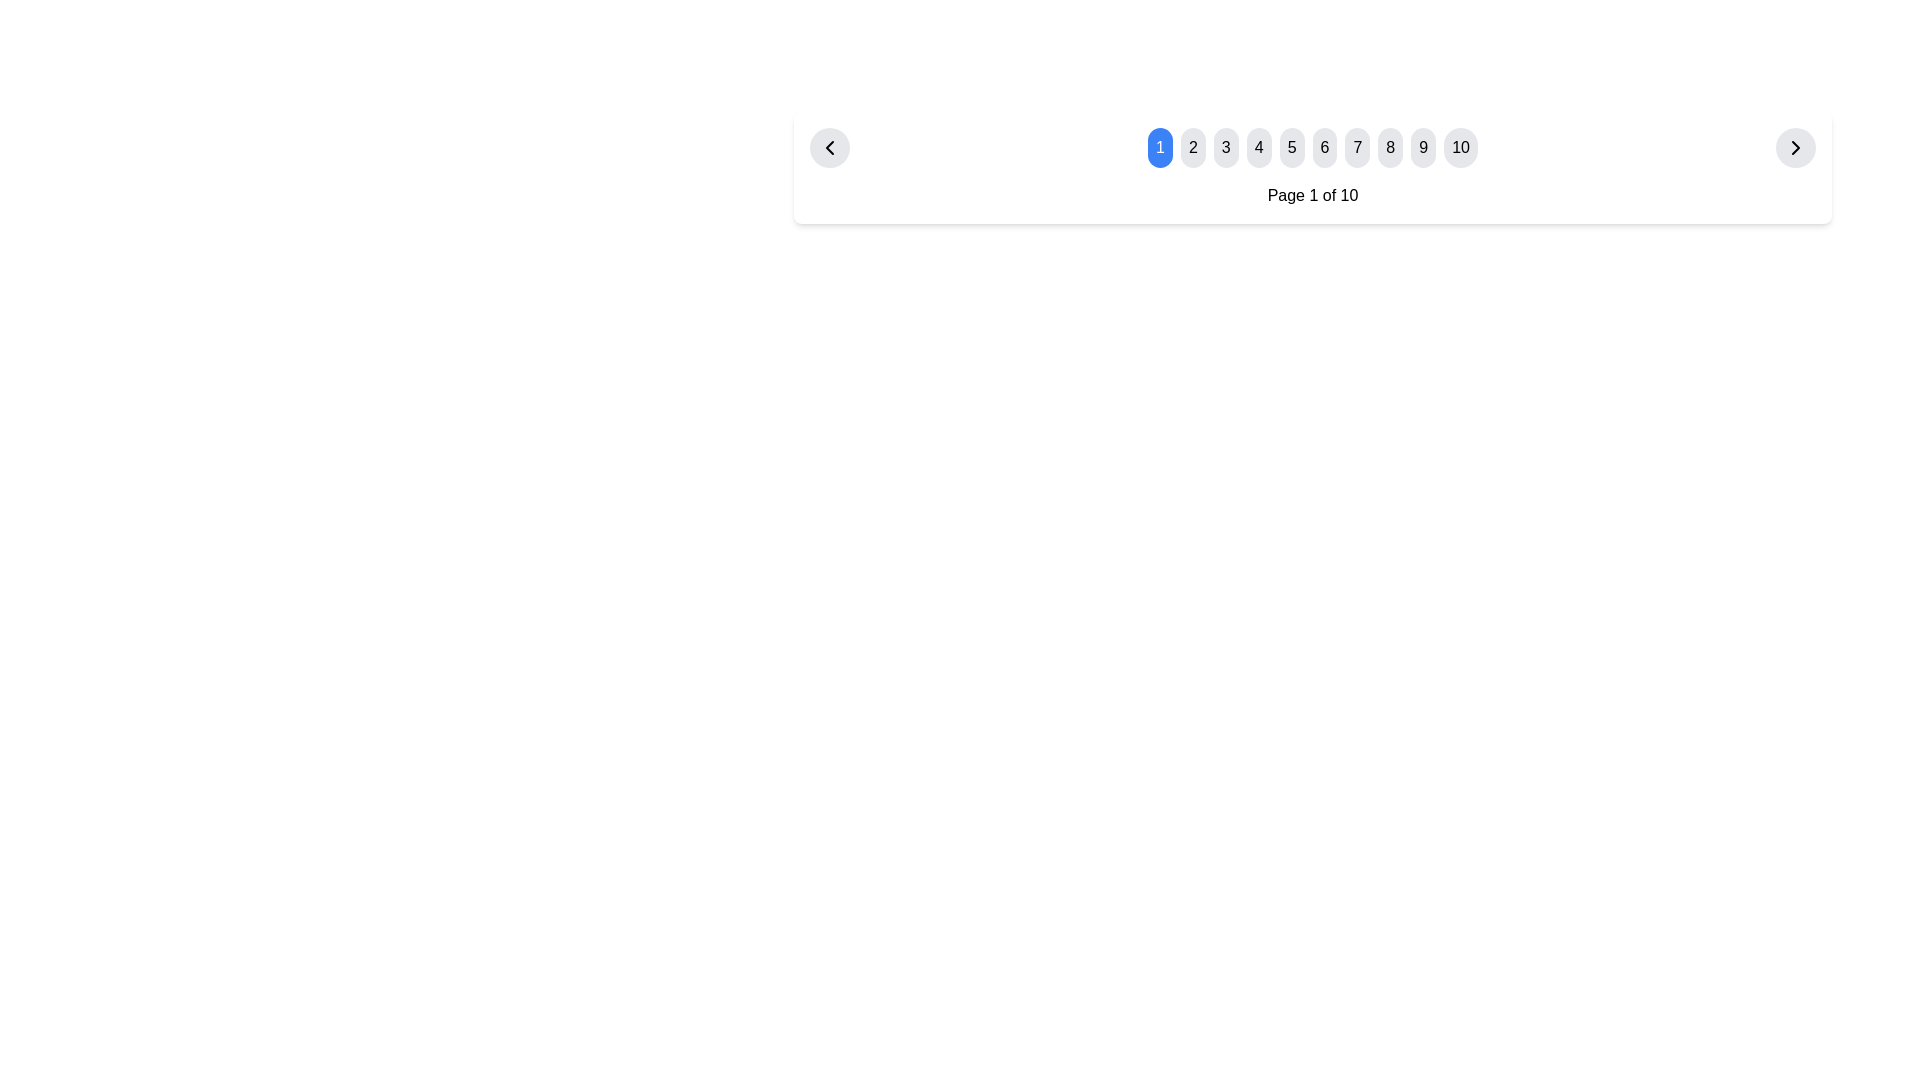 This screenshot has height=1080, width=1920. What do you see at coordinates (1422, 146) in the screenshot?
I see `the ninth pagination button` at bounding box center [1422, 146].